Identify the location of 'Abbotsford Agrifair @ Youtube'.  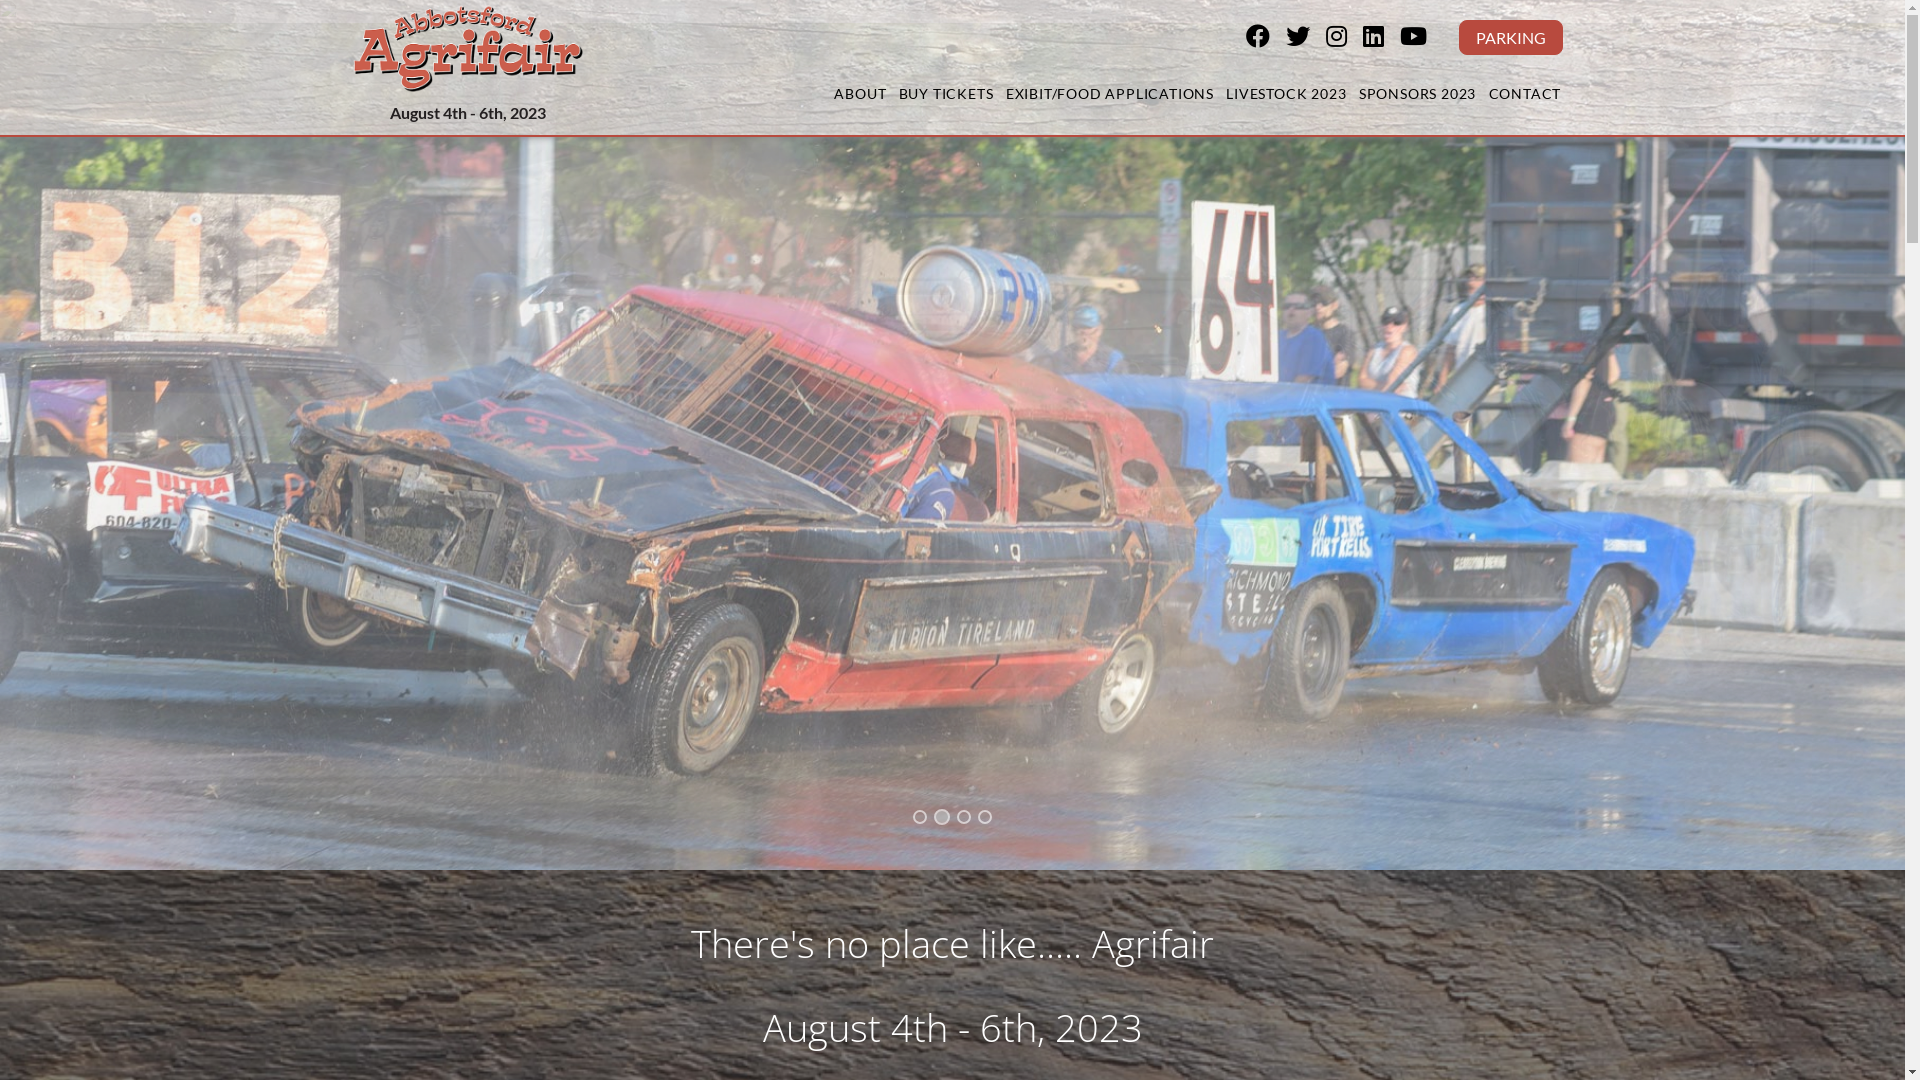
(1399, 38).